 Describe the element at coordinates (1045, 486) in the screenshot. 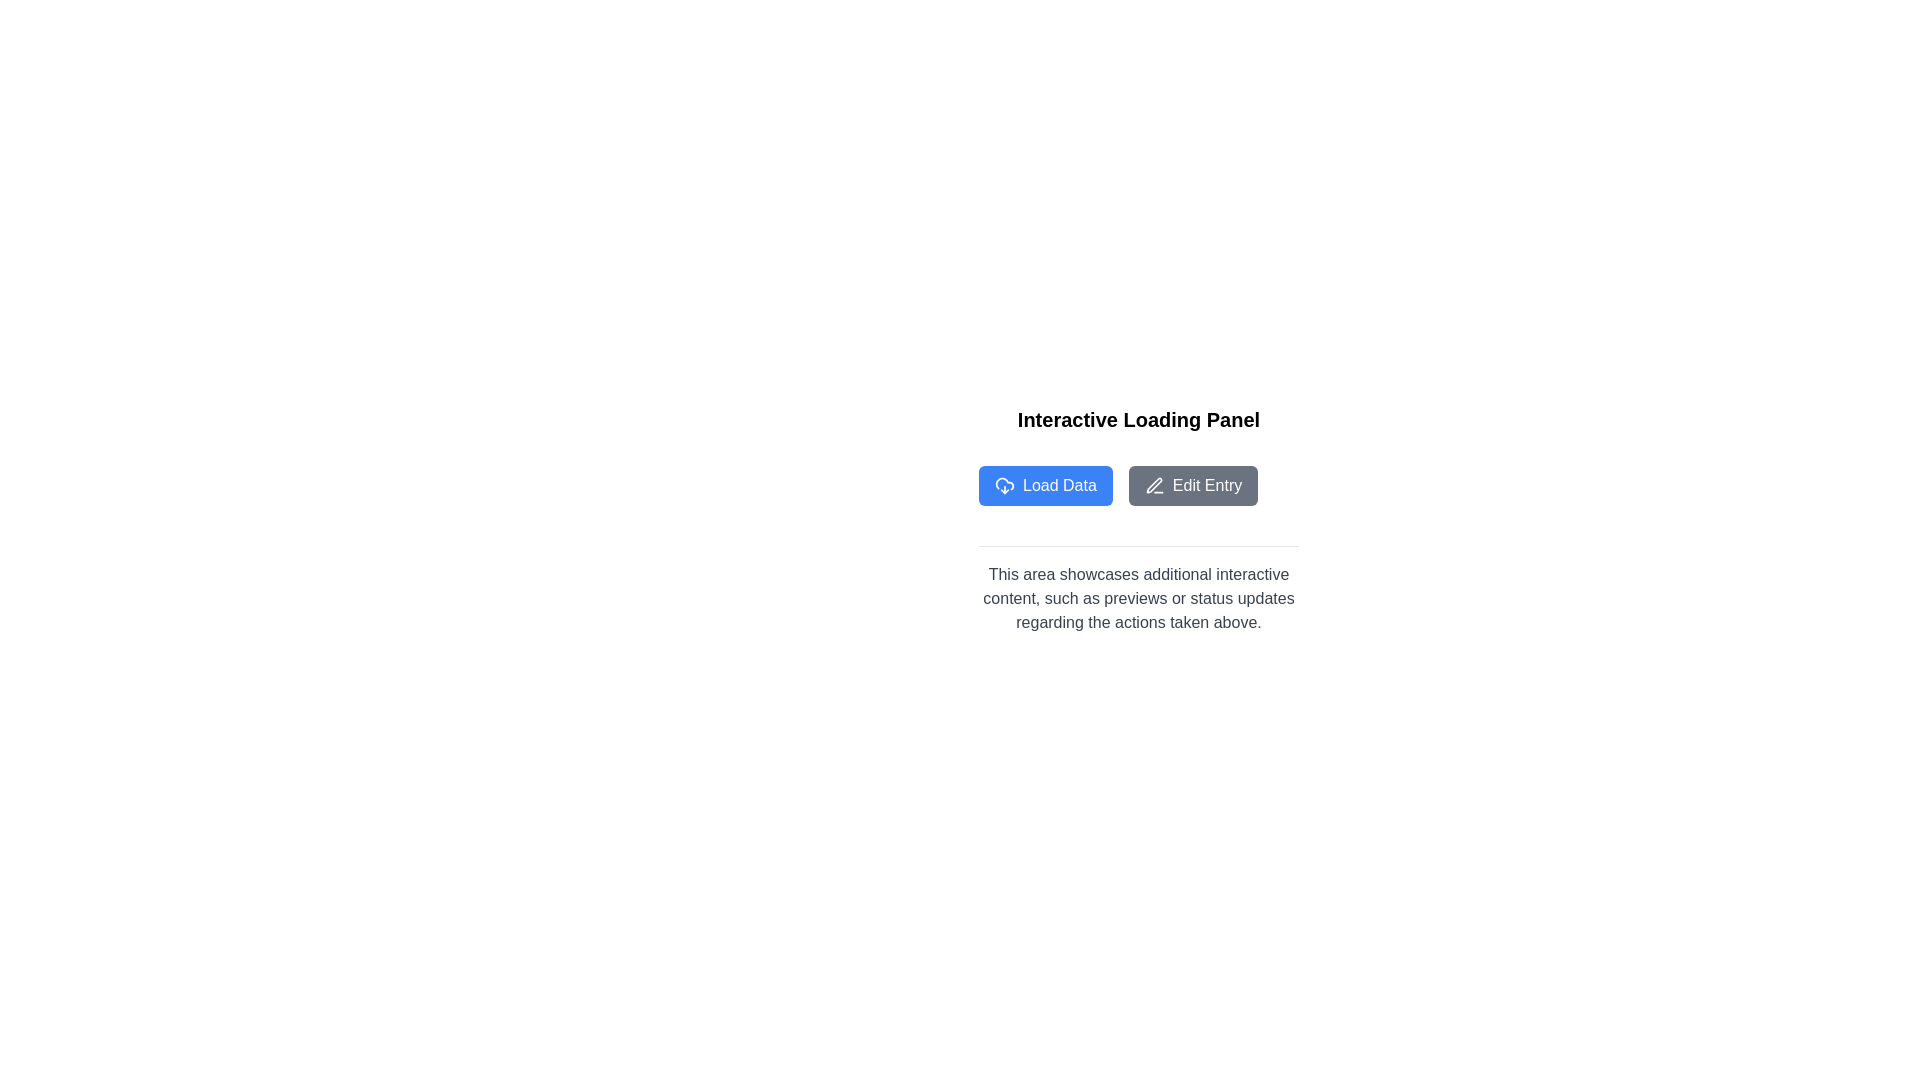

I see `the button that initiates the data-loading process` at that location.